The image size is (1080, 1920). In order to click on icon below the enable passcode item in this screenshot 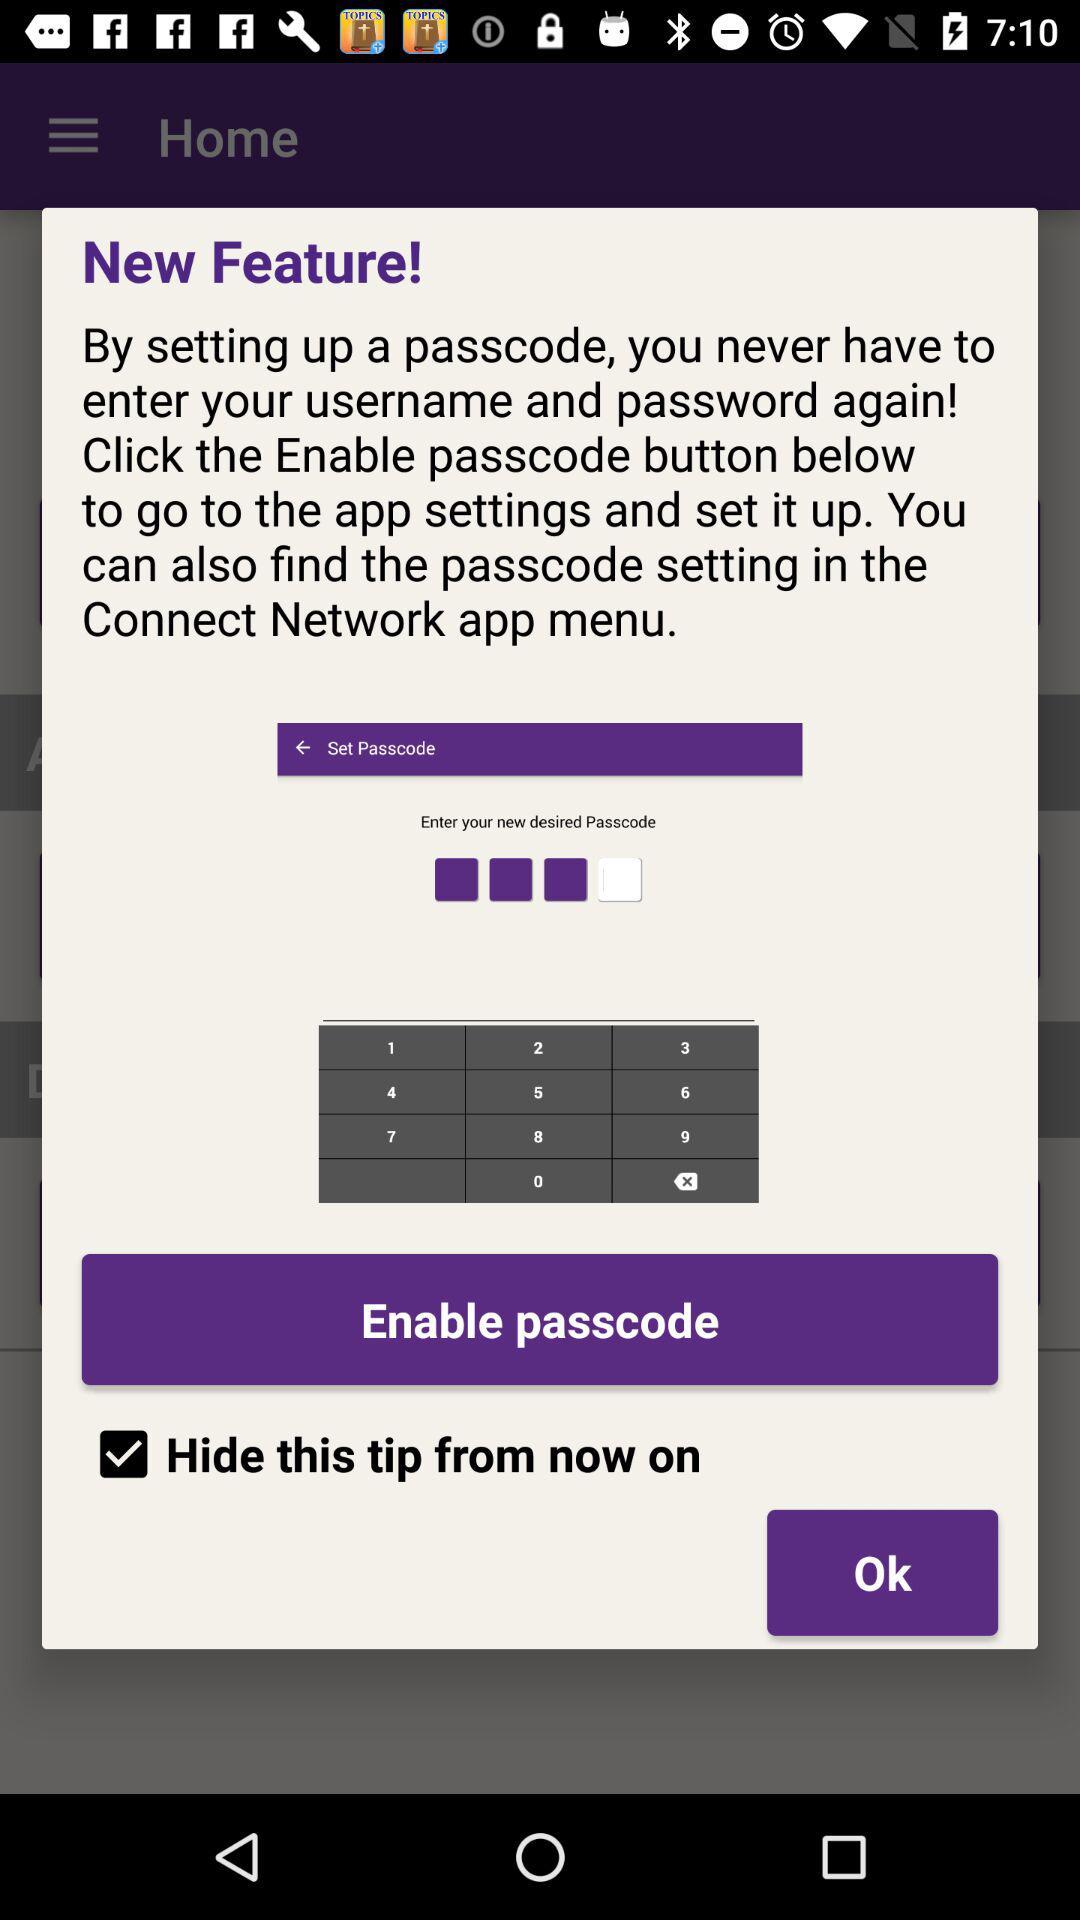, I will do `click(881, 1571)`.